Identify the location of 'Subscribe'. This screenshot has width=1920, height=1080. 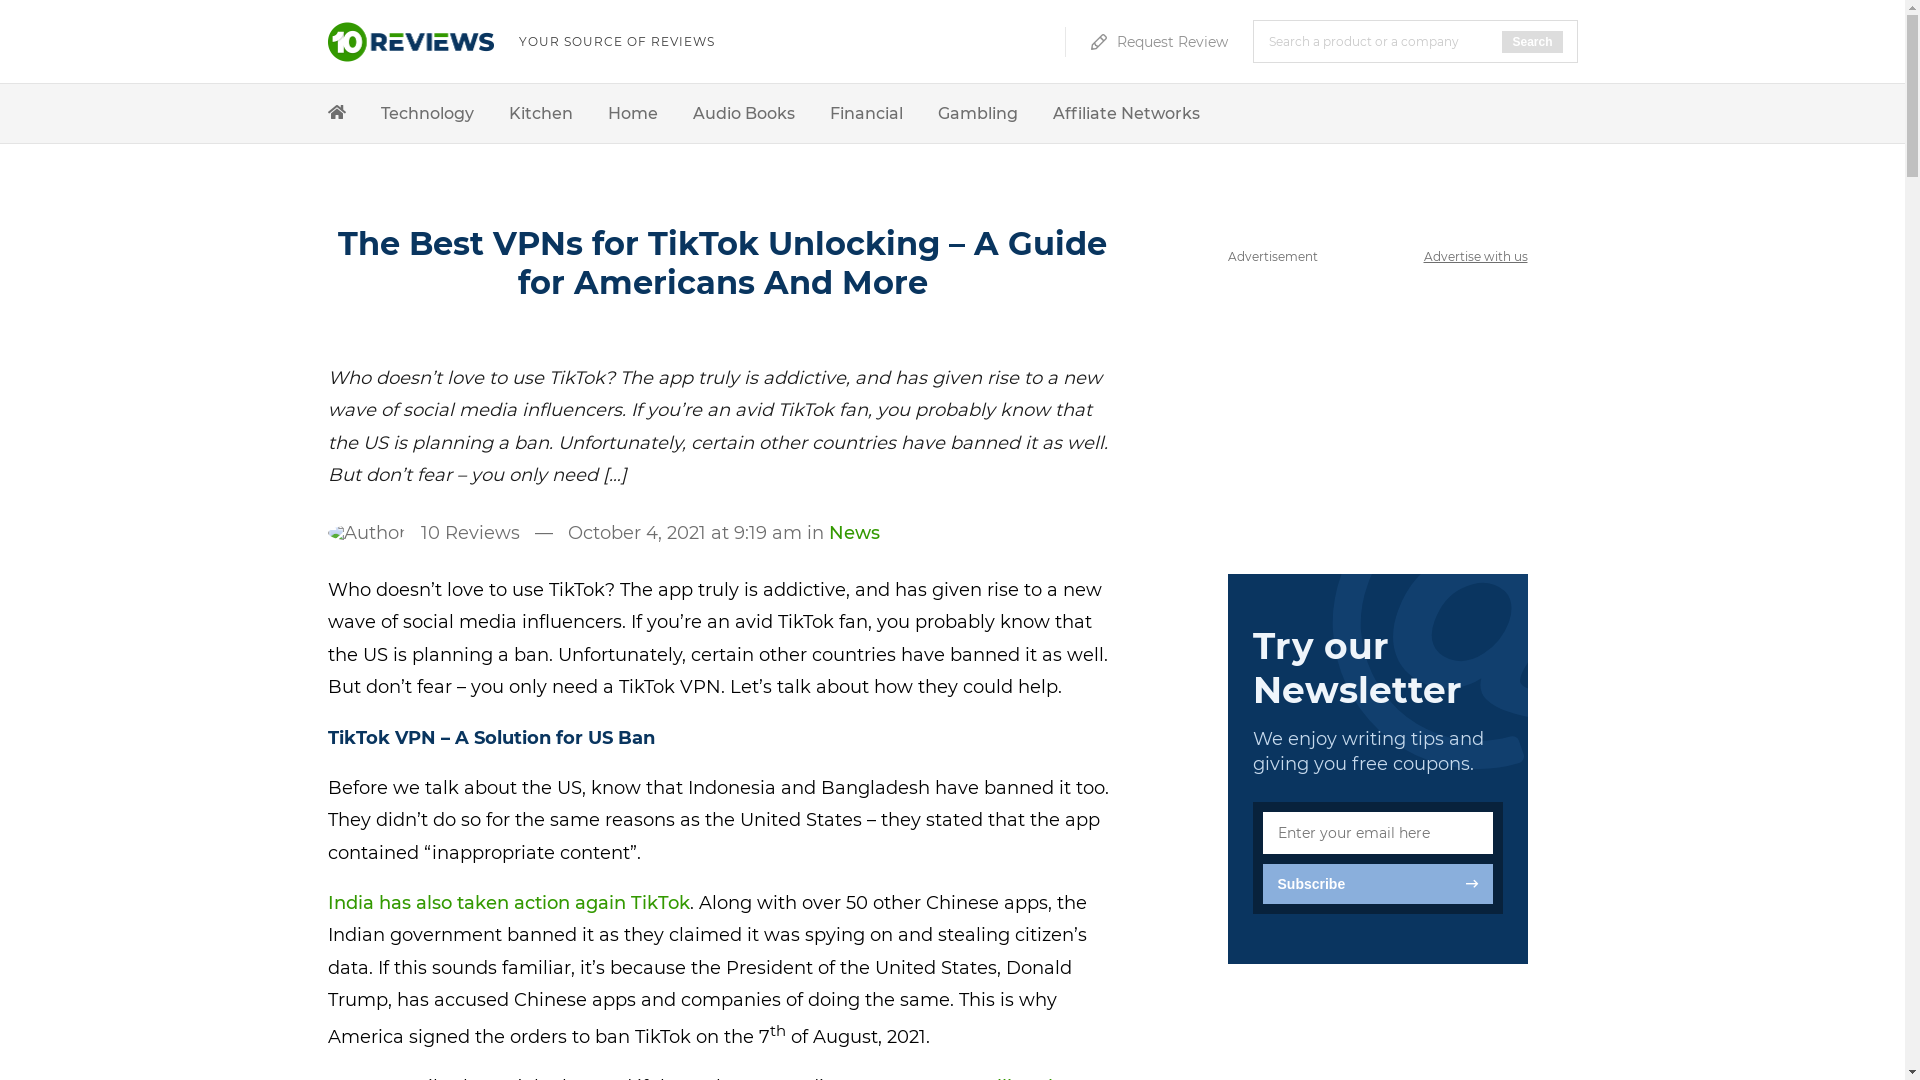
(1261, 882).